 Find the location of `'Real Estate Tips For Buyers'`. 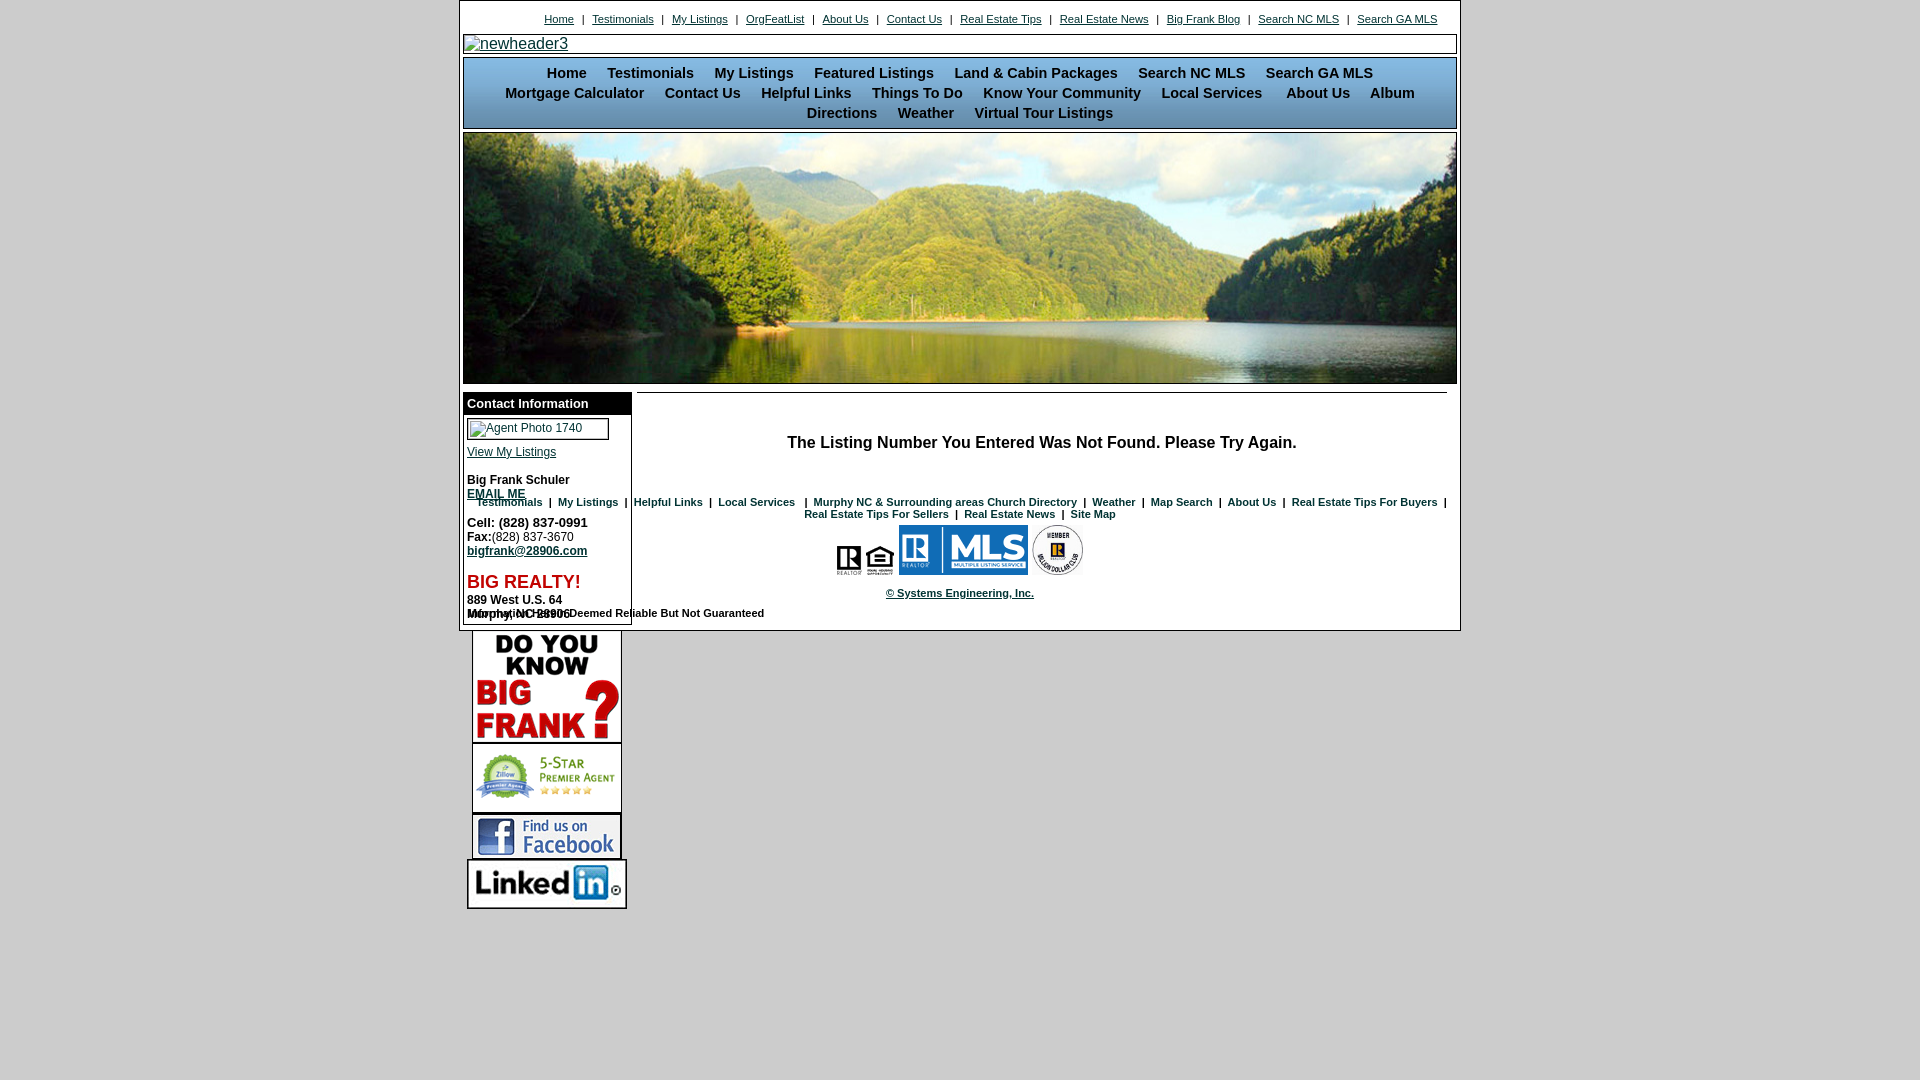

'Real Estate Tips For Buyers' is located at coordinates (1363, 500).